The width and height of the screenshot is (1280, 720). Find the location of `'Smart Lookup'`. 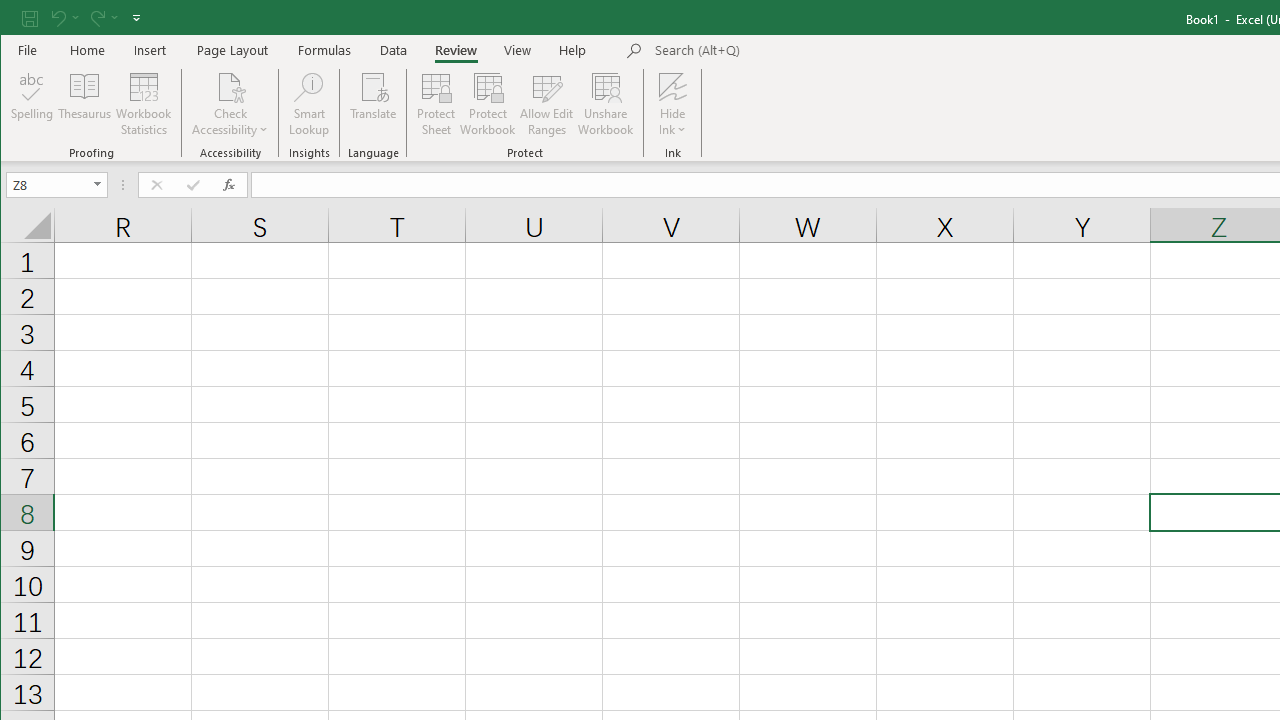

'Smart Lookup' is located at coordinates (308, 104).